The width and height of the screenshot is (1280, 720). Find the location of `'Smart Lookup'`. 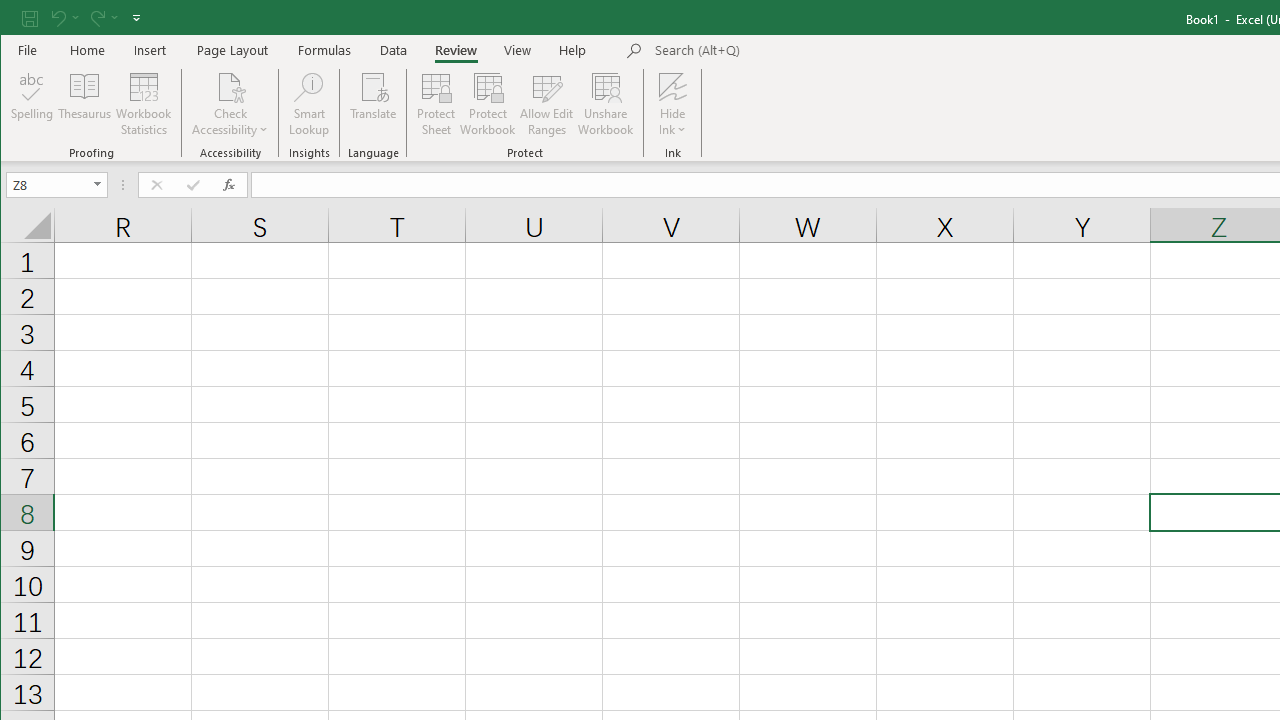

'Smart Lookup' is located at coordinates (308, 104).